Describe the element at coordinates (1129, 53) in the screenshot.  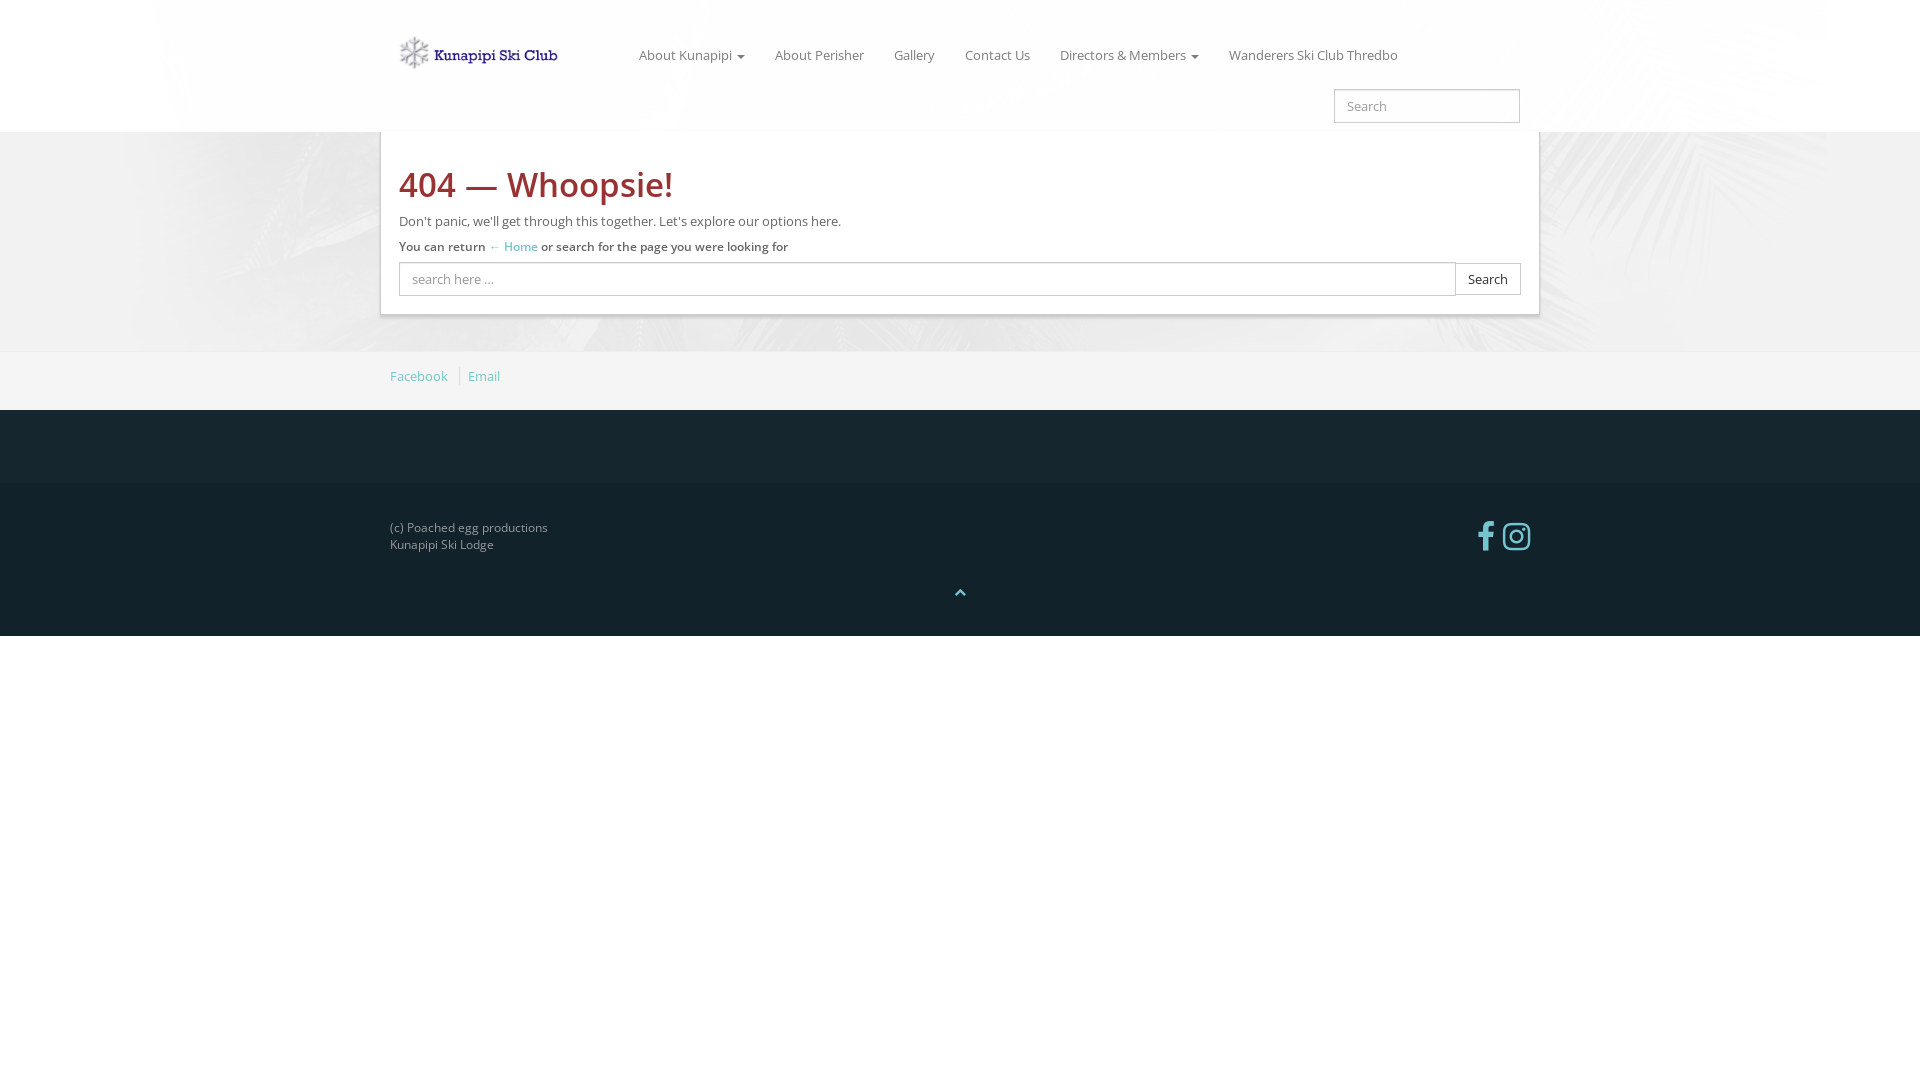
I see `'Directors & Members'` at that location.